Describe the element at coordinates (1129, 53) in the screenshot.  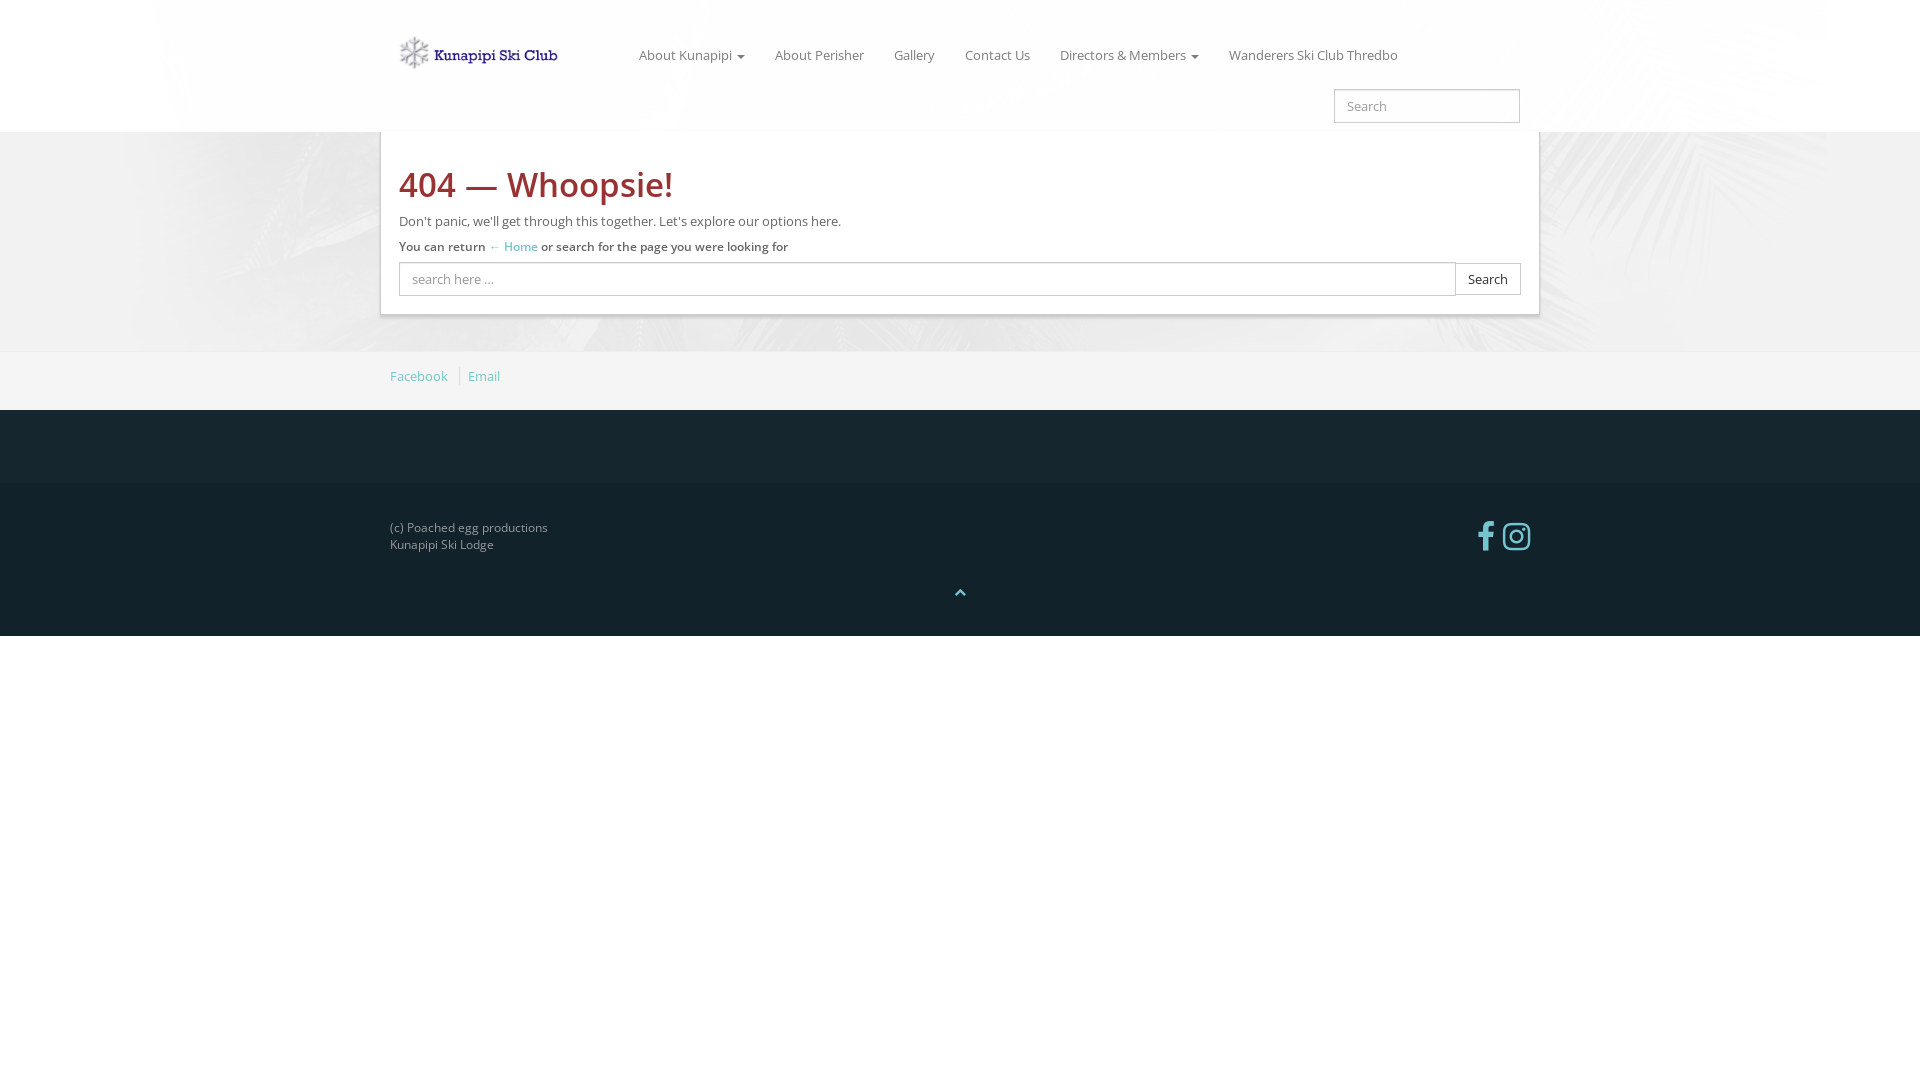
I see `'Directors & Members'` at that location.